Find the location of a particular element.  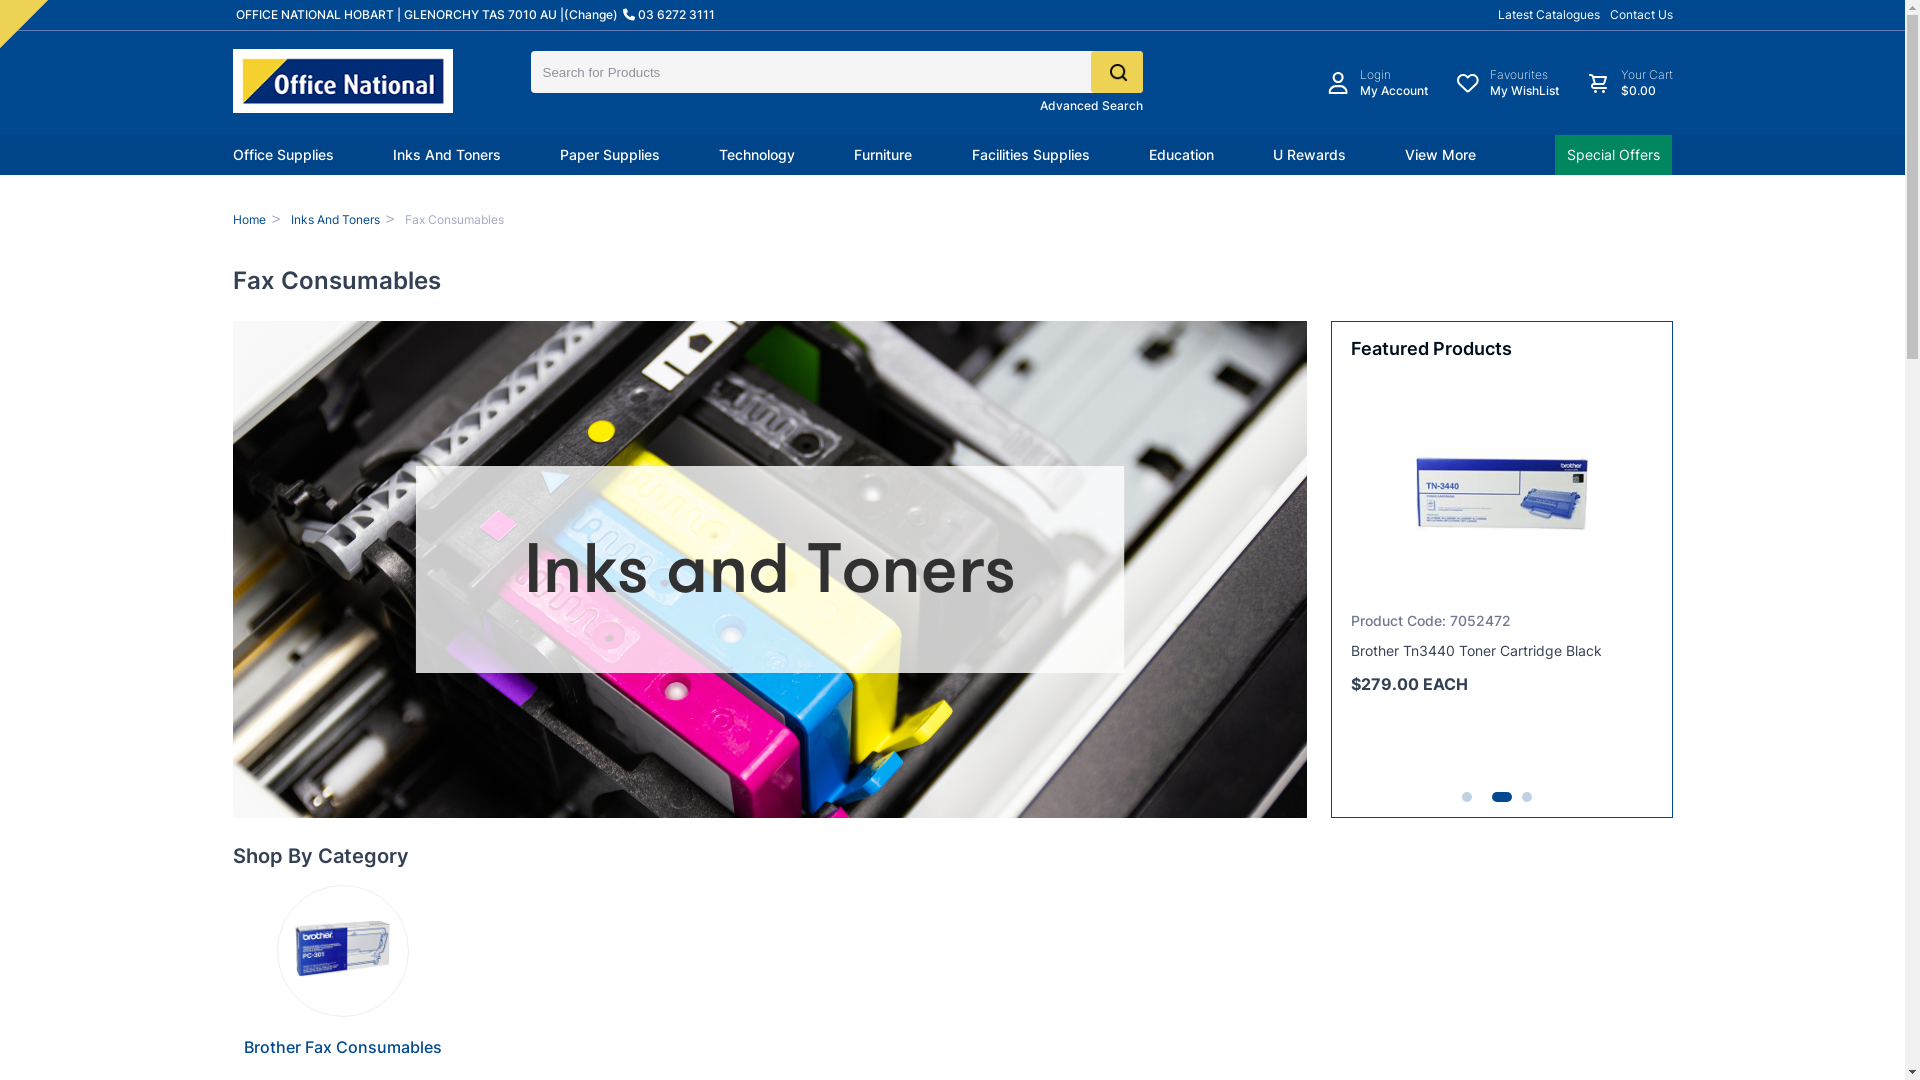

'View More' is located at coordinates (1440, 153).